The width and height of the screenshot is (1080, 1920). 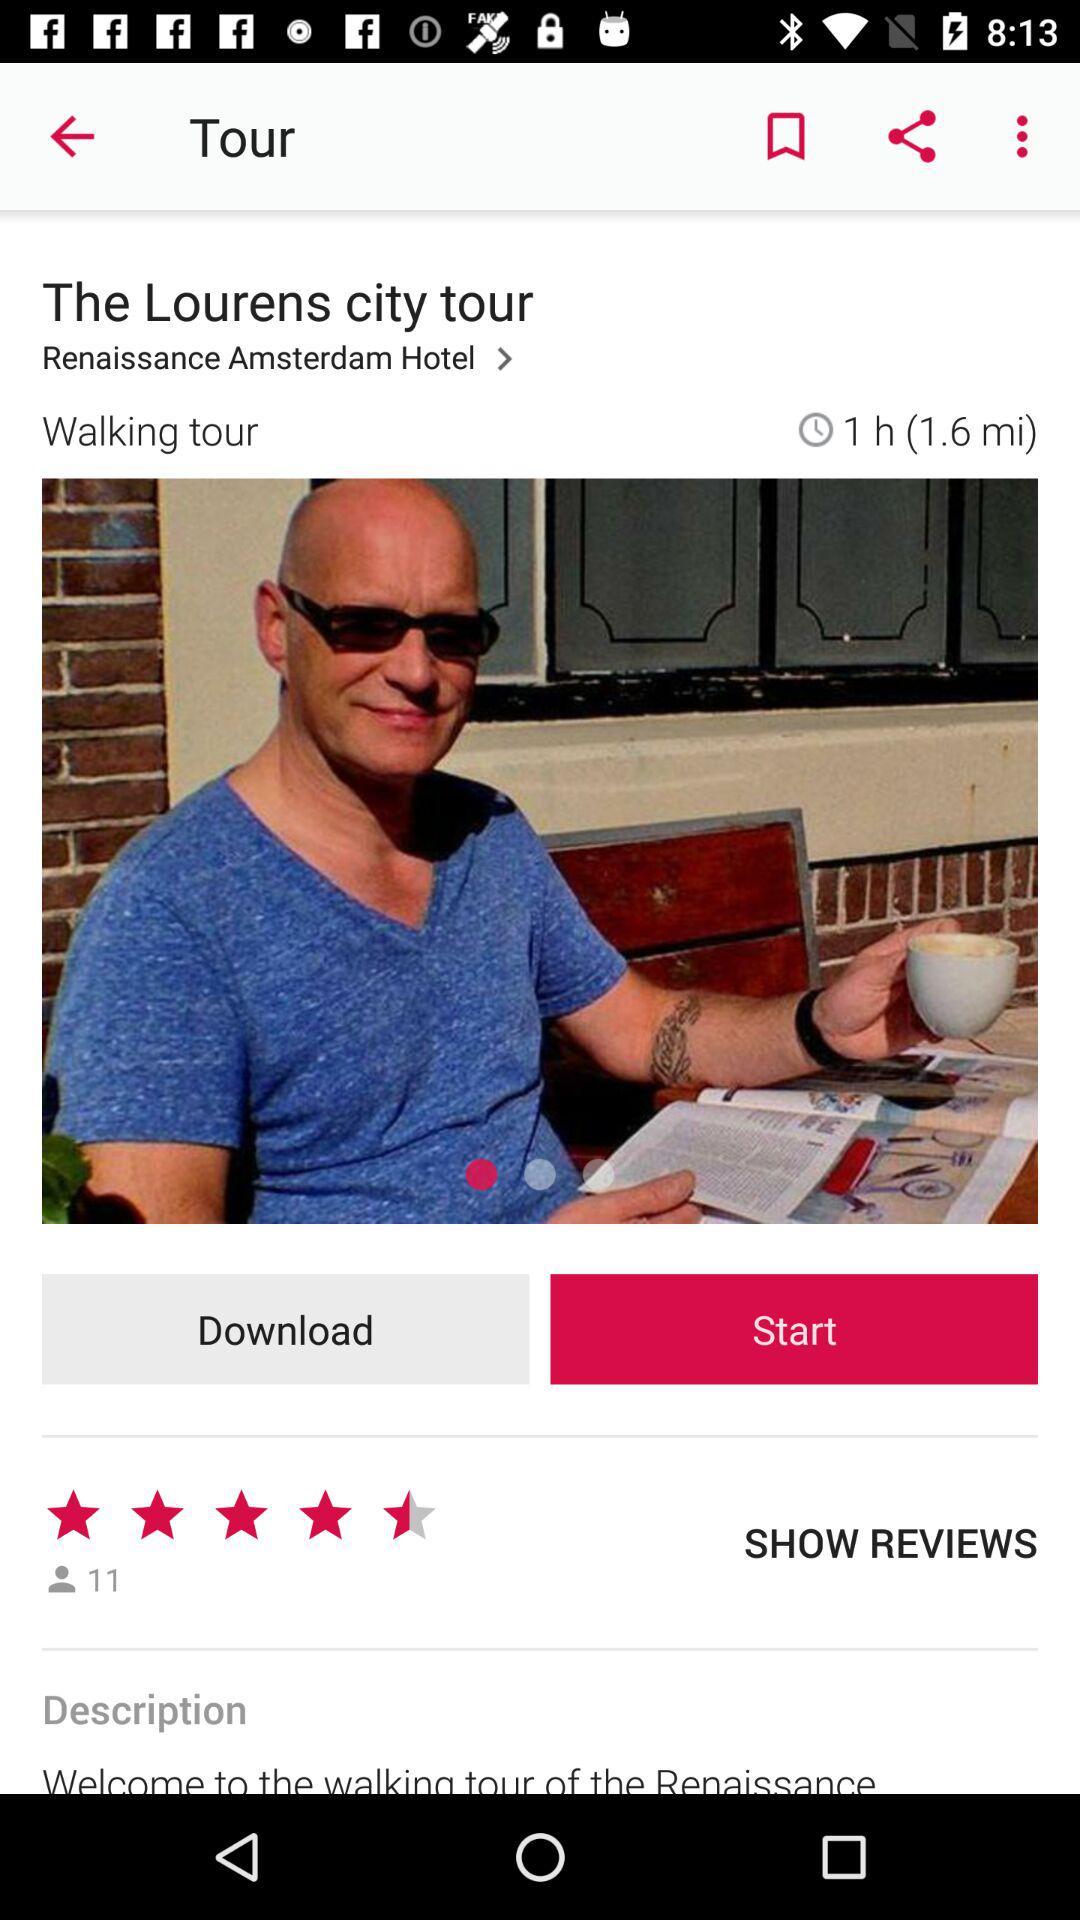 I want to click on share button, so click(x=911, y=136).